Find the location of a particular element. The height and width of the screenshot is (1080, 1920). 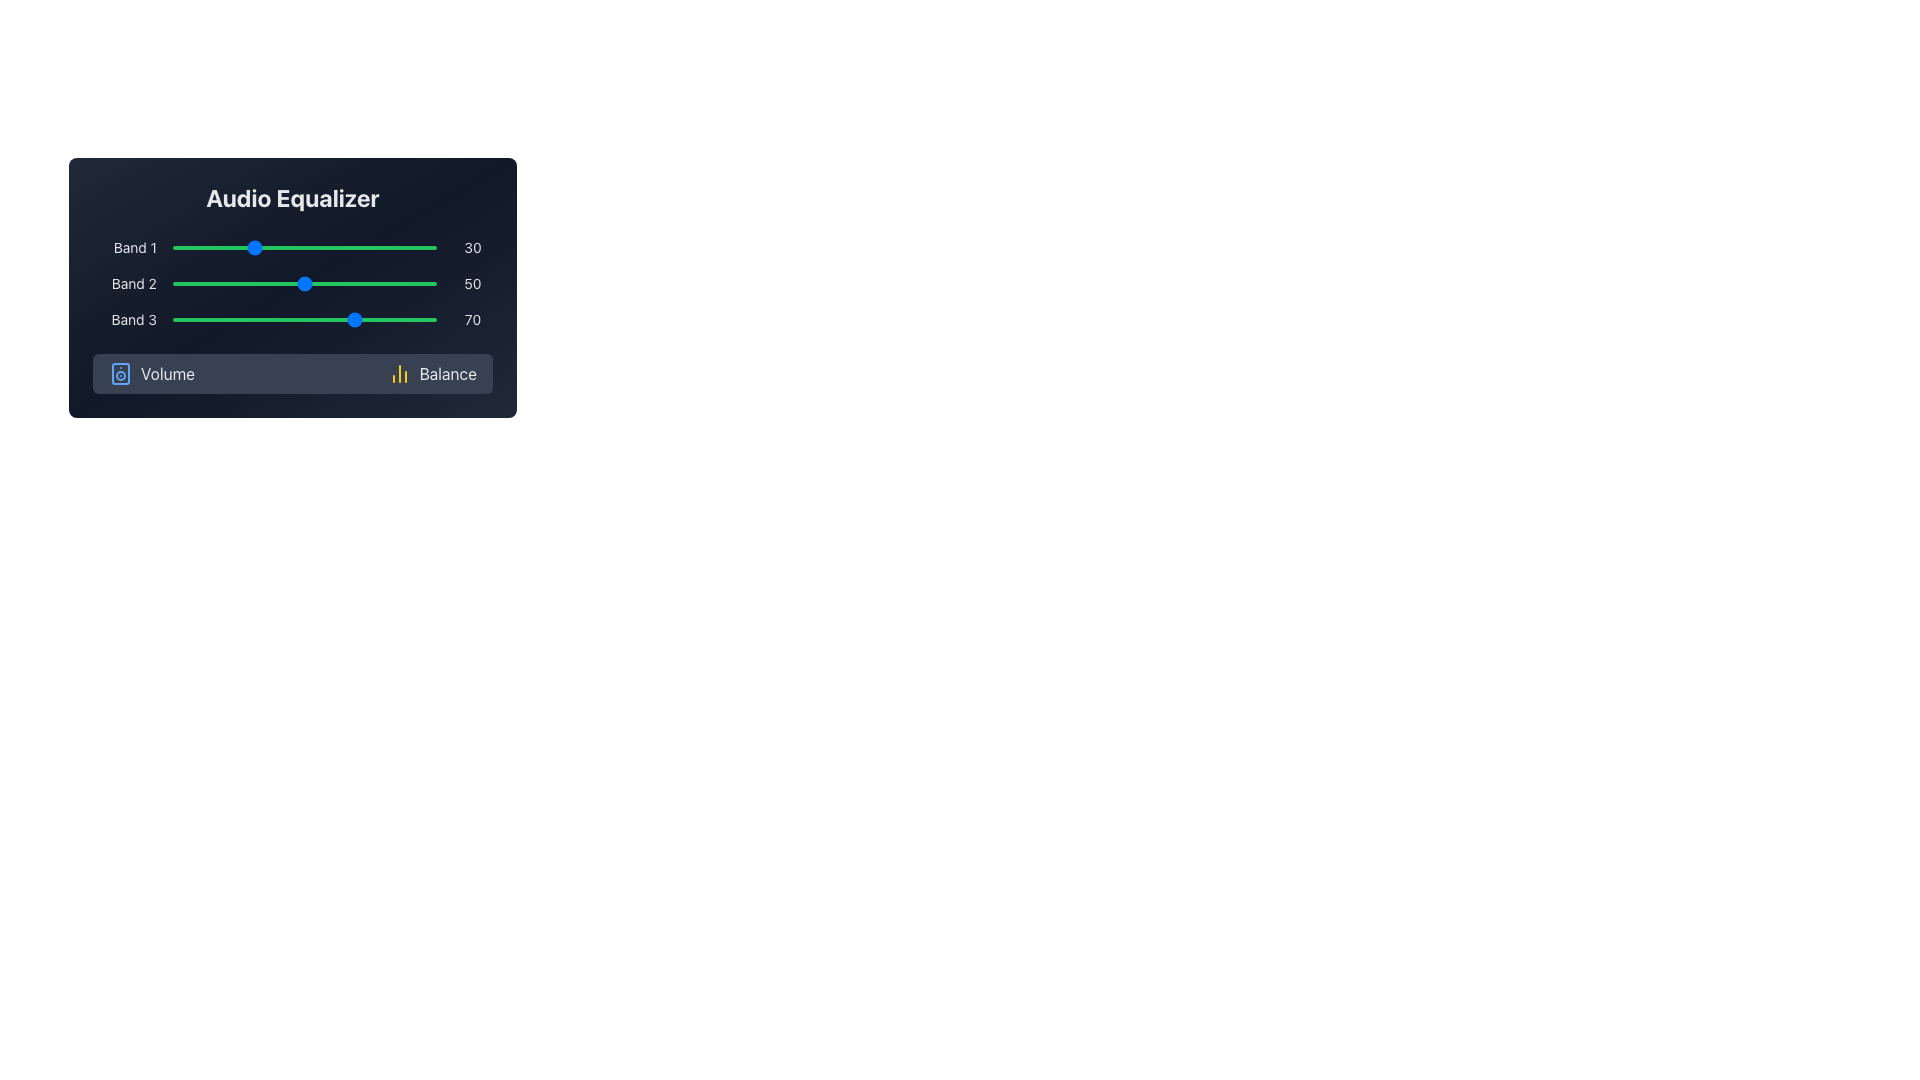

Band 1 equalizer value is located at coordinates (311, 246).